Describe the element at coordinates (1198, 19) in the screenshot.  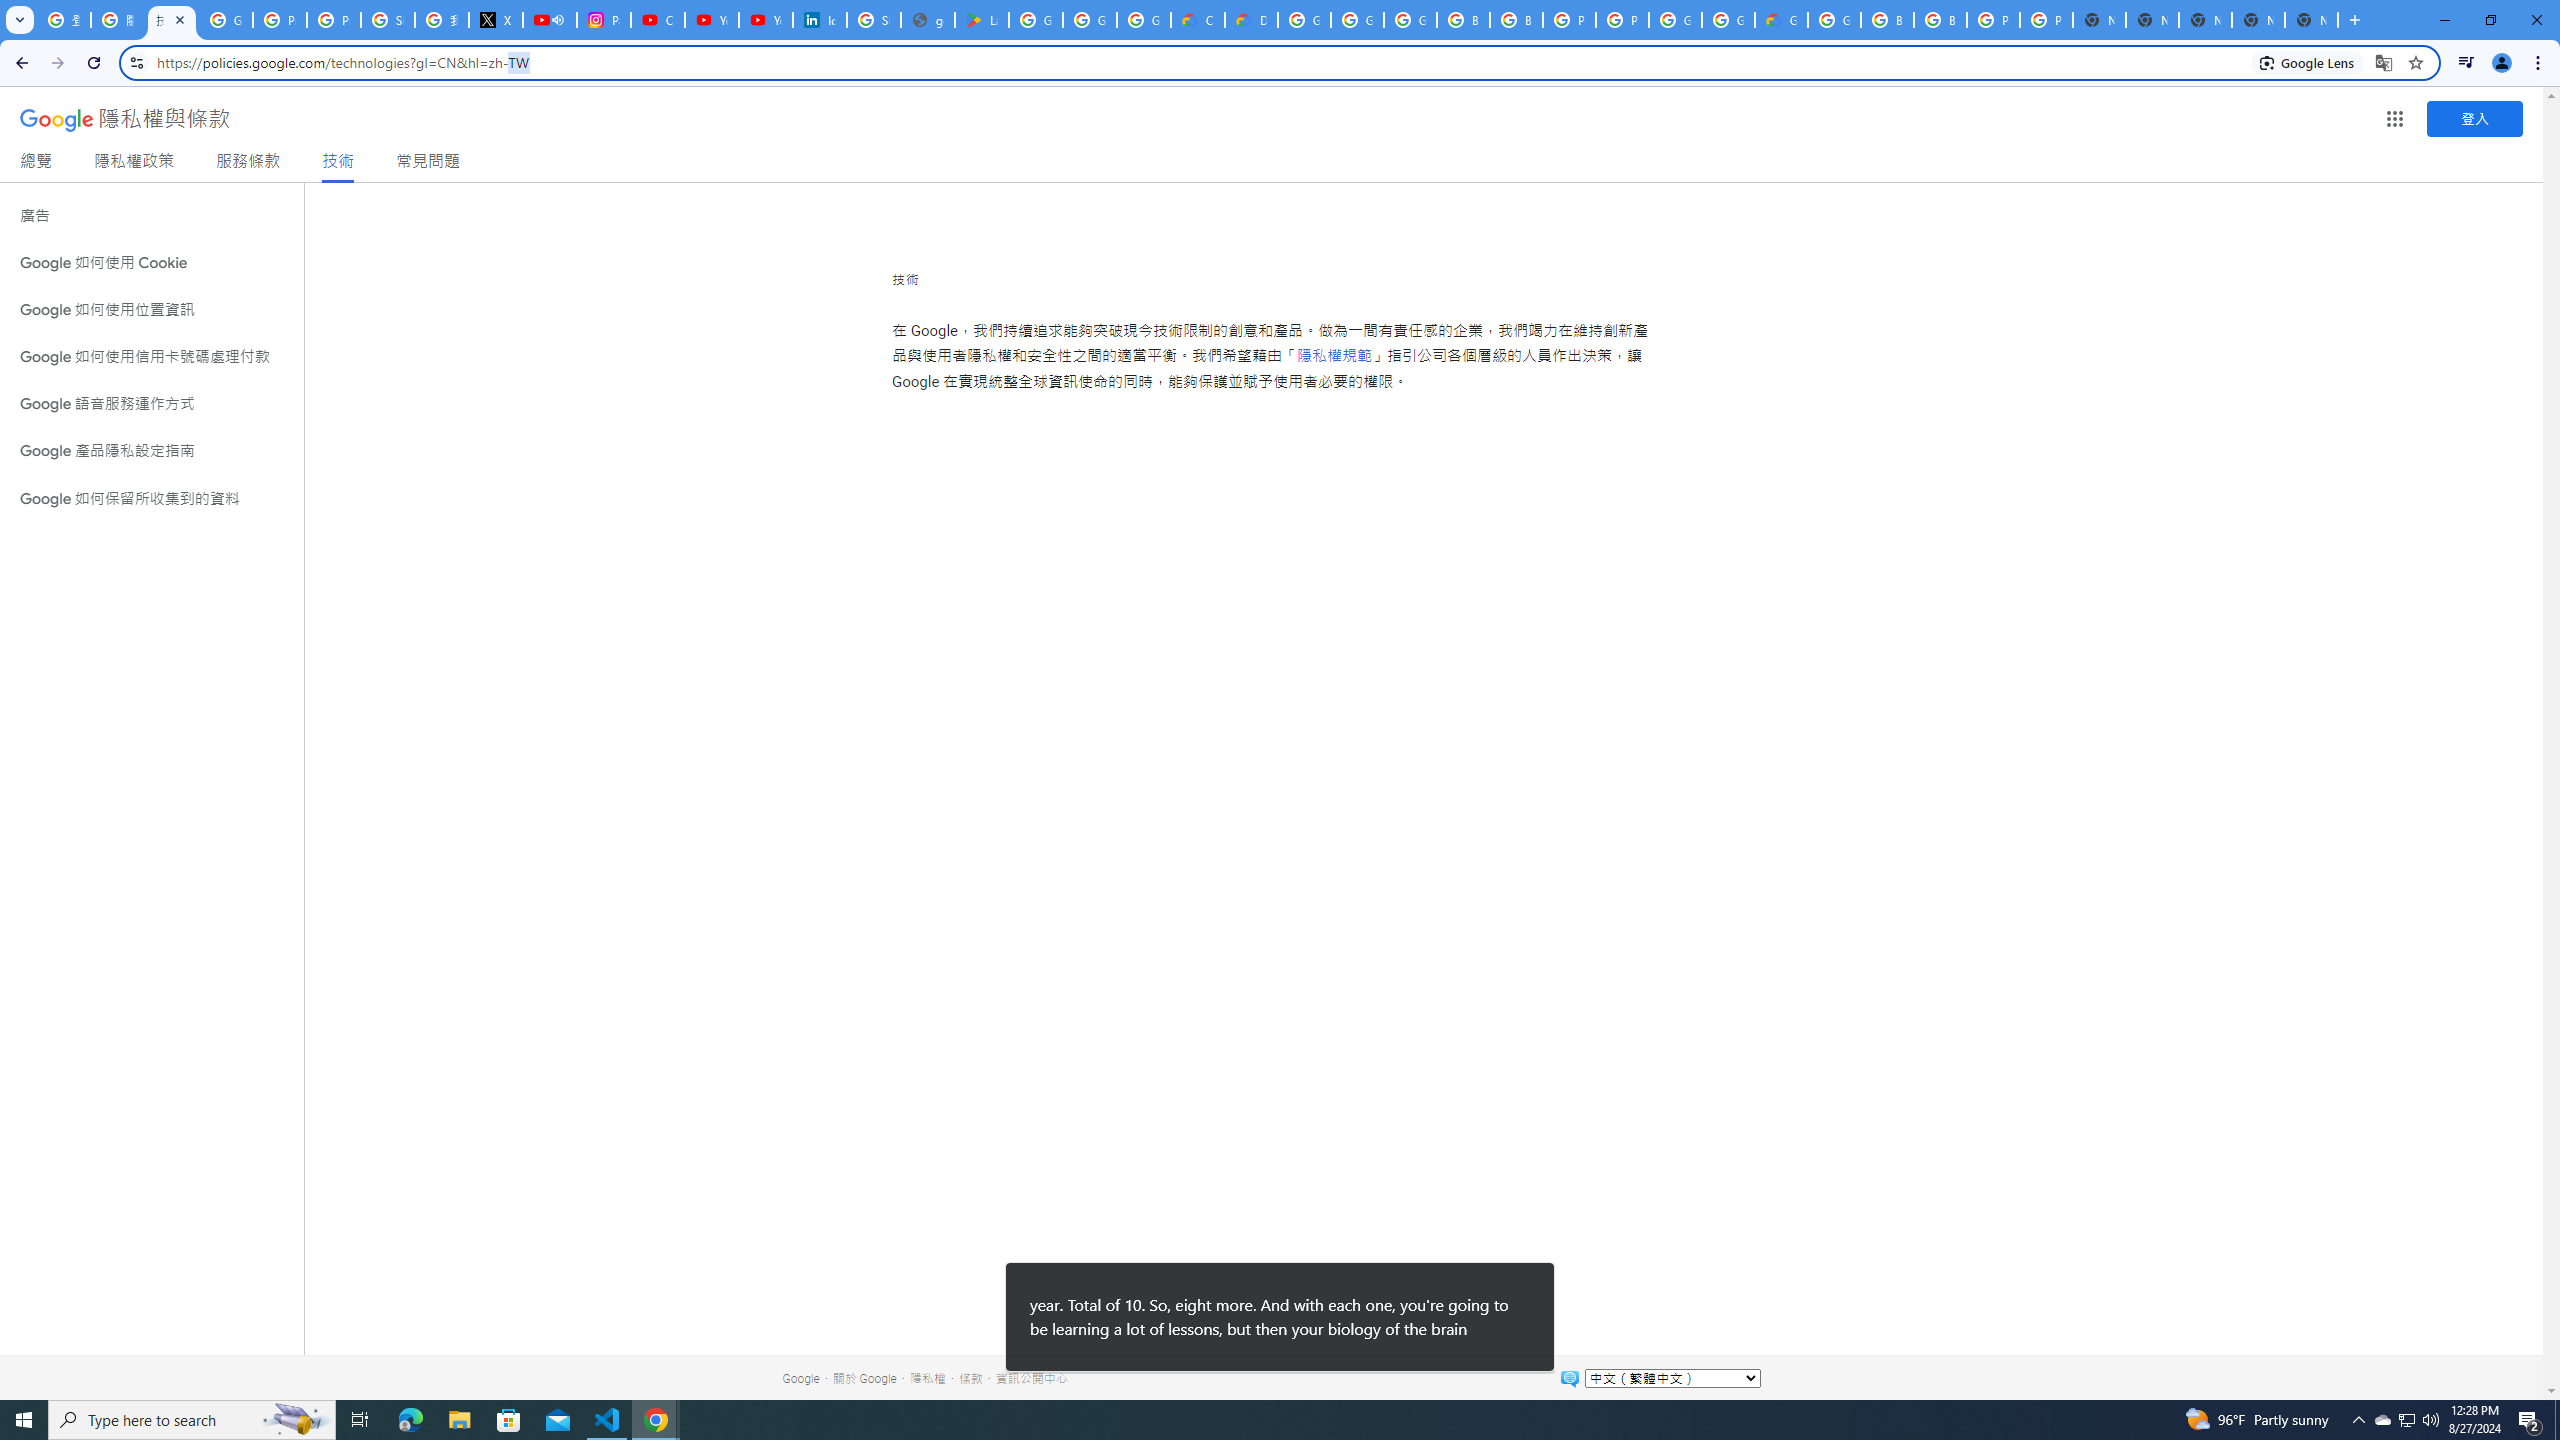
I see `'Customer Care | Google Cloud'` at that location.